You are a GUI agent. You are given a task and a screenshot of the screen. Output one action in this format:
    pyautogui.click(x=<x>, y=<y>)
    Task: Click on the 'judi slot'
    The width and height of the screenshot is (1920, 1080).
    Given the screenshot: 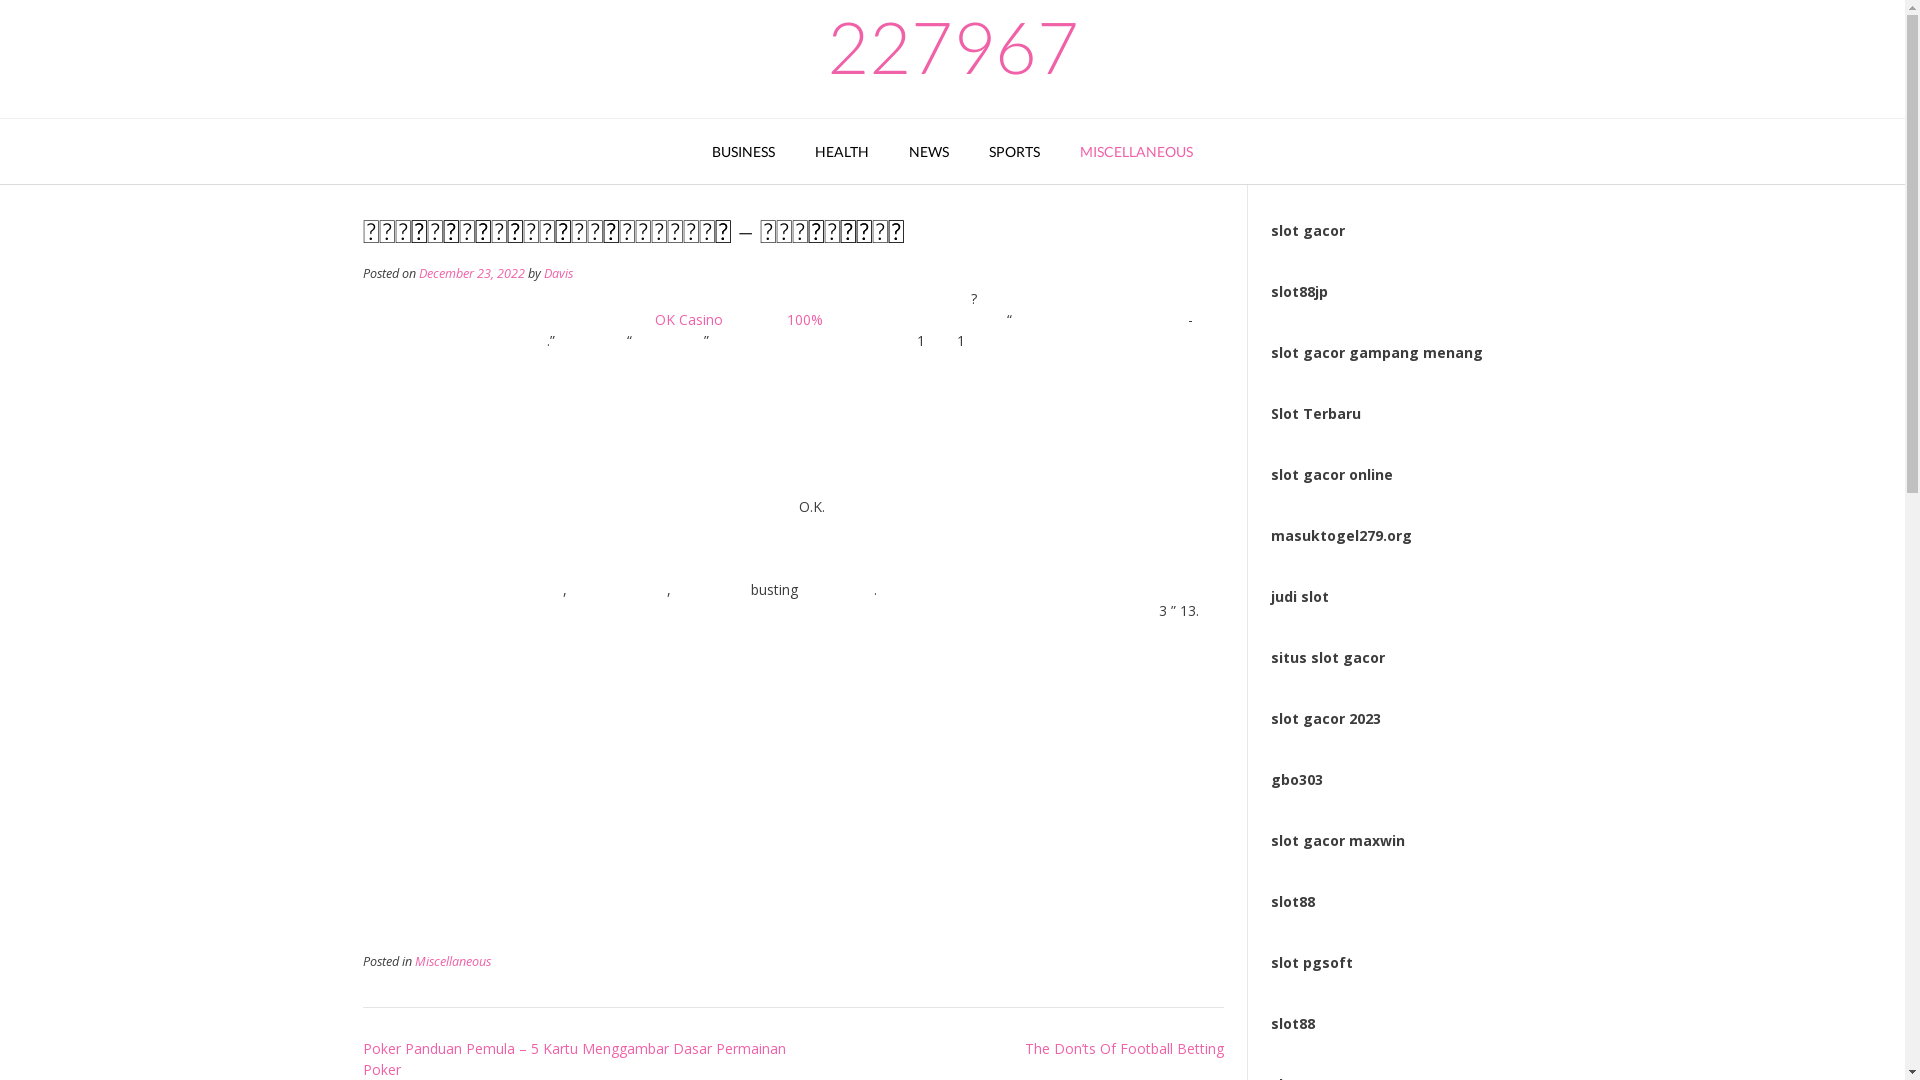 What is the action you would take?
    pyautogui.click(x=1270, y=595)
    